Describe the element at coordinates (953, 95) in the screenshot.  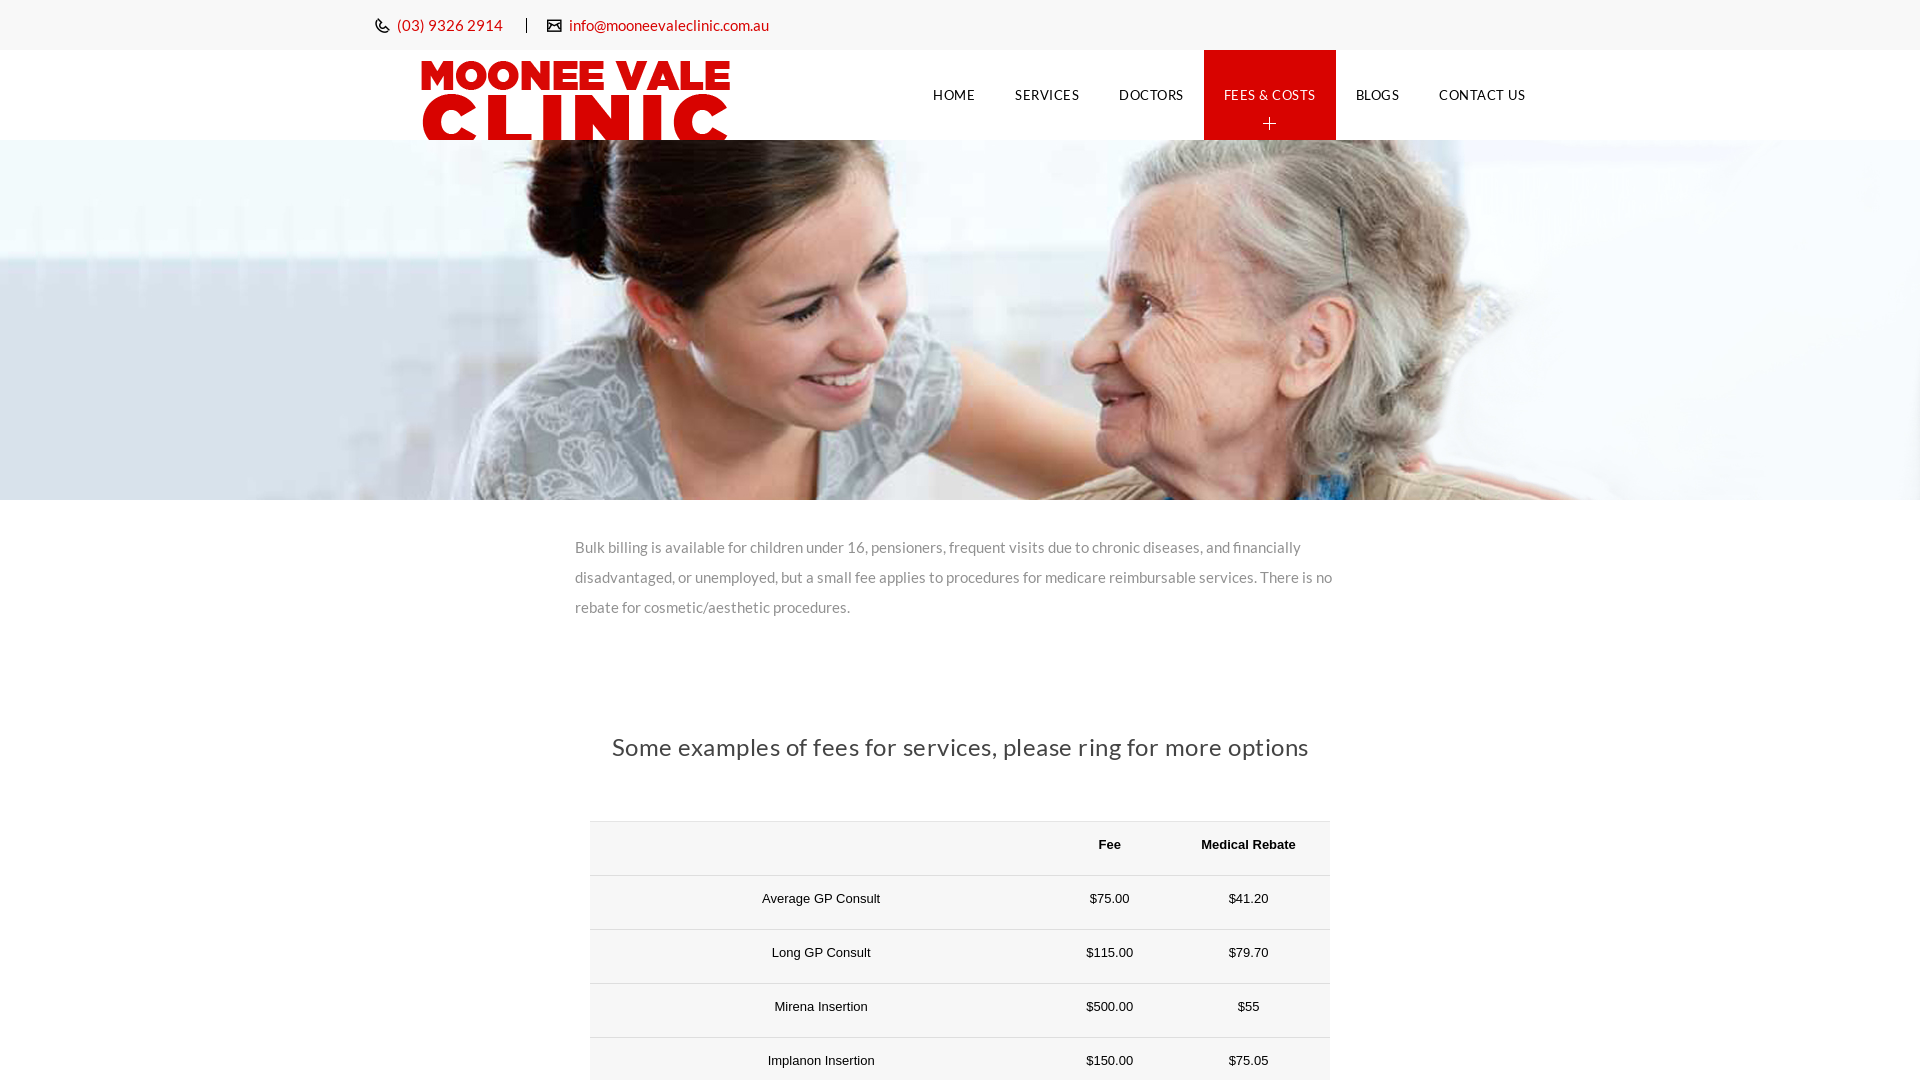
I see `'HOME'` at that location.